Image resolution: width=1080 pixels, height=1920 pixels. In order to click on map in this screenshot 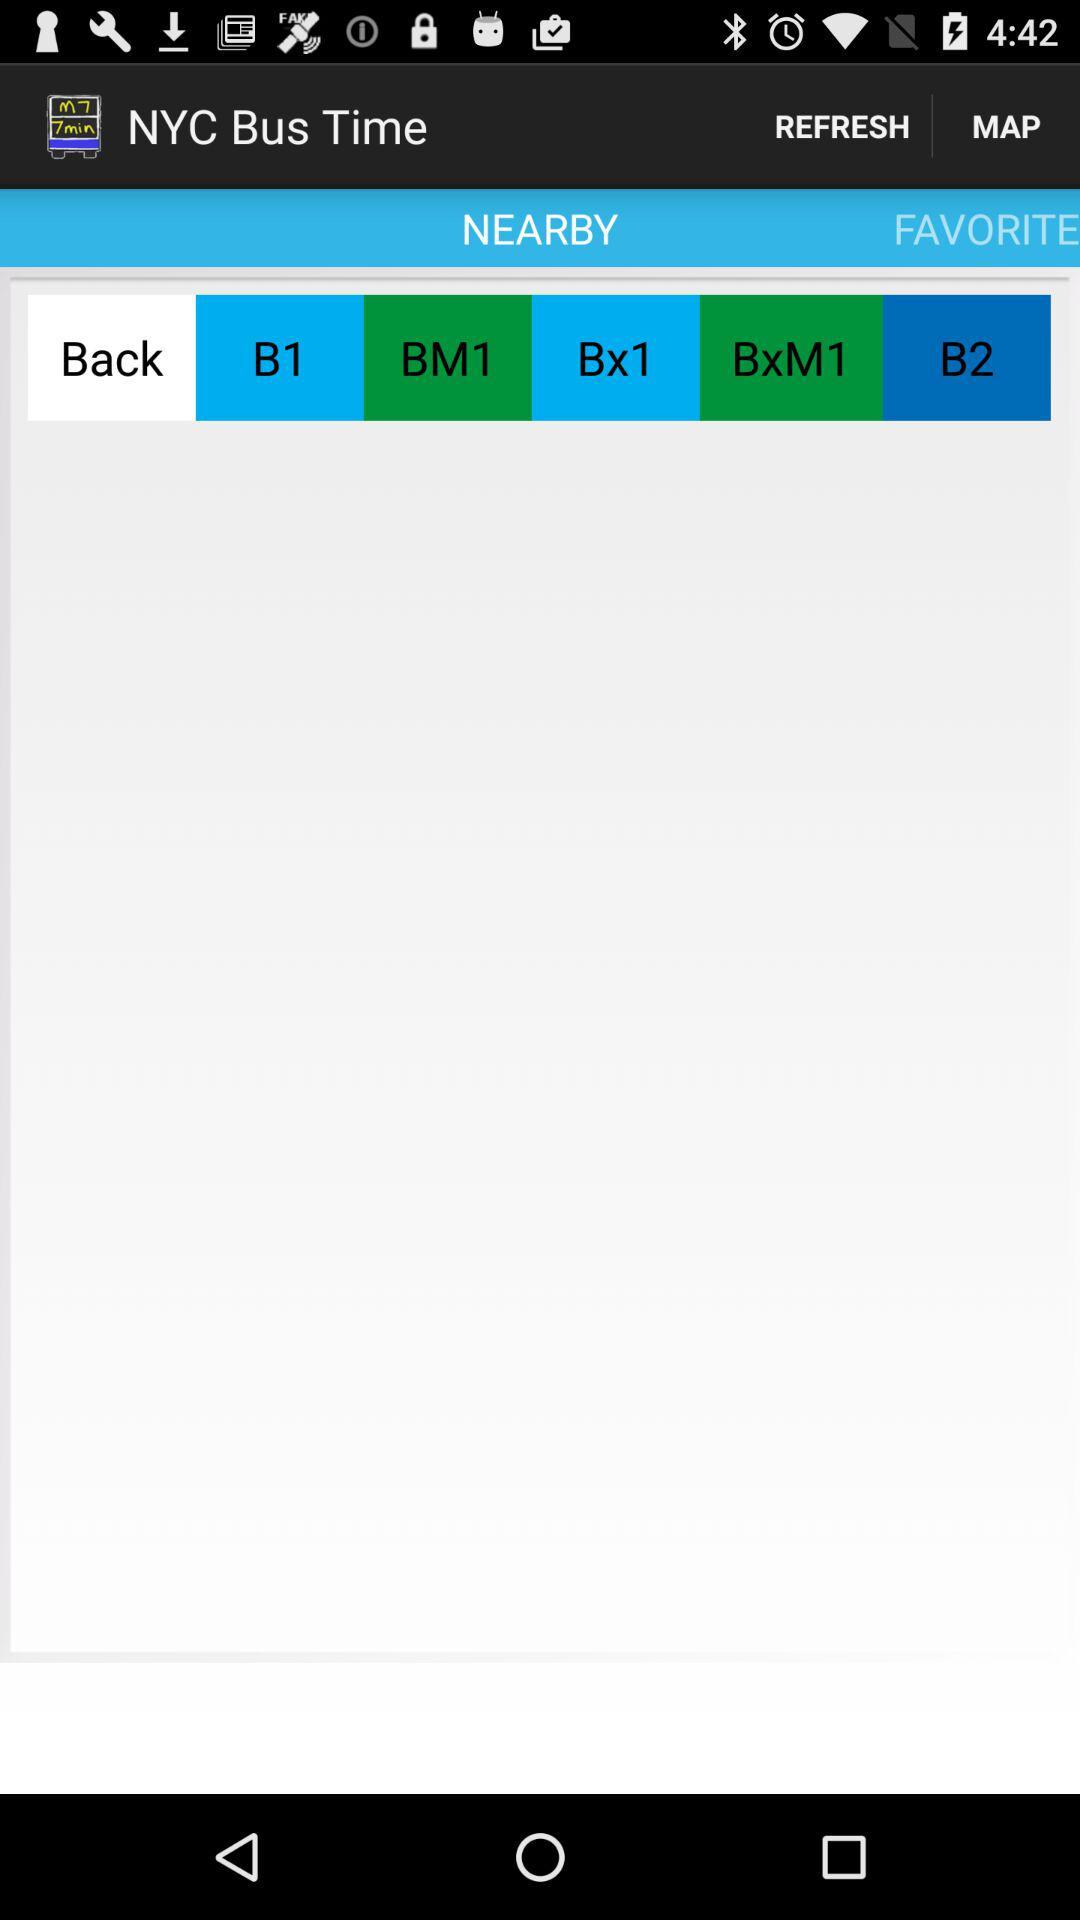, I will do `click(1006, 124)`.